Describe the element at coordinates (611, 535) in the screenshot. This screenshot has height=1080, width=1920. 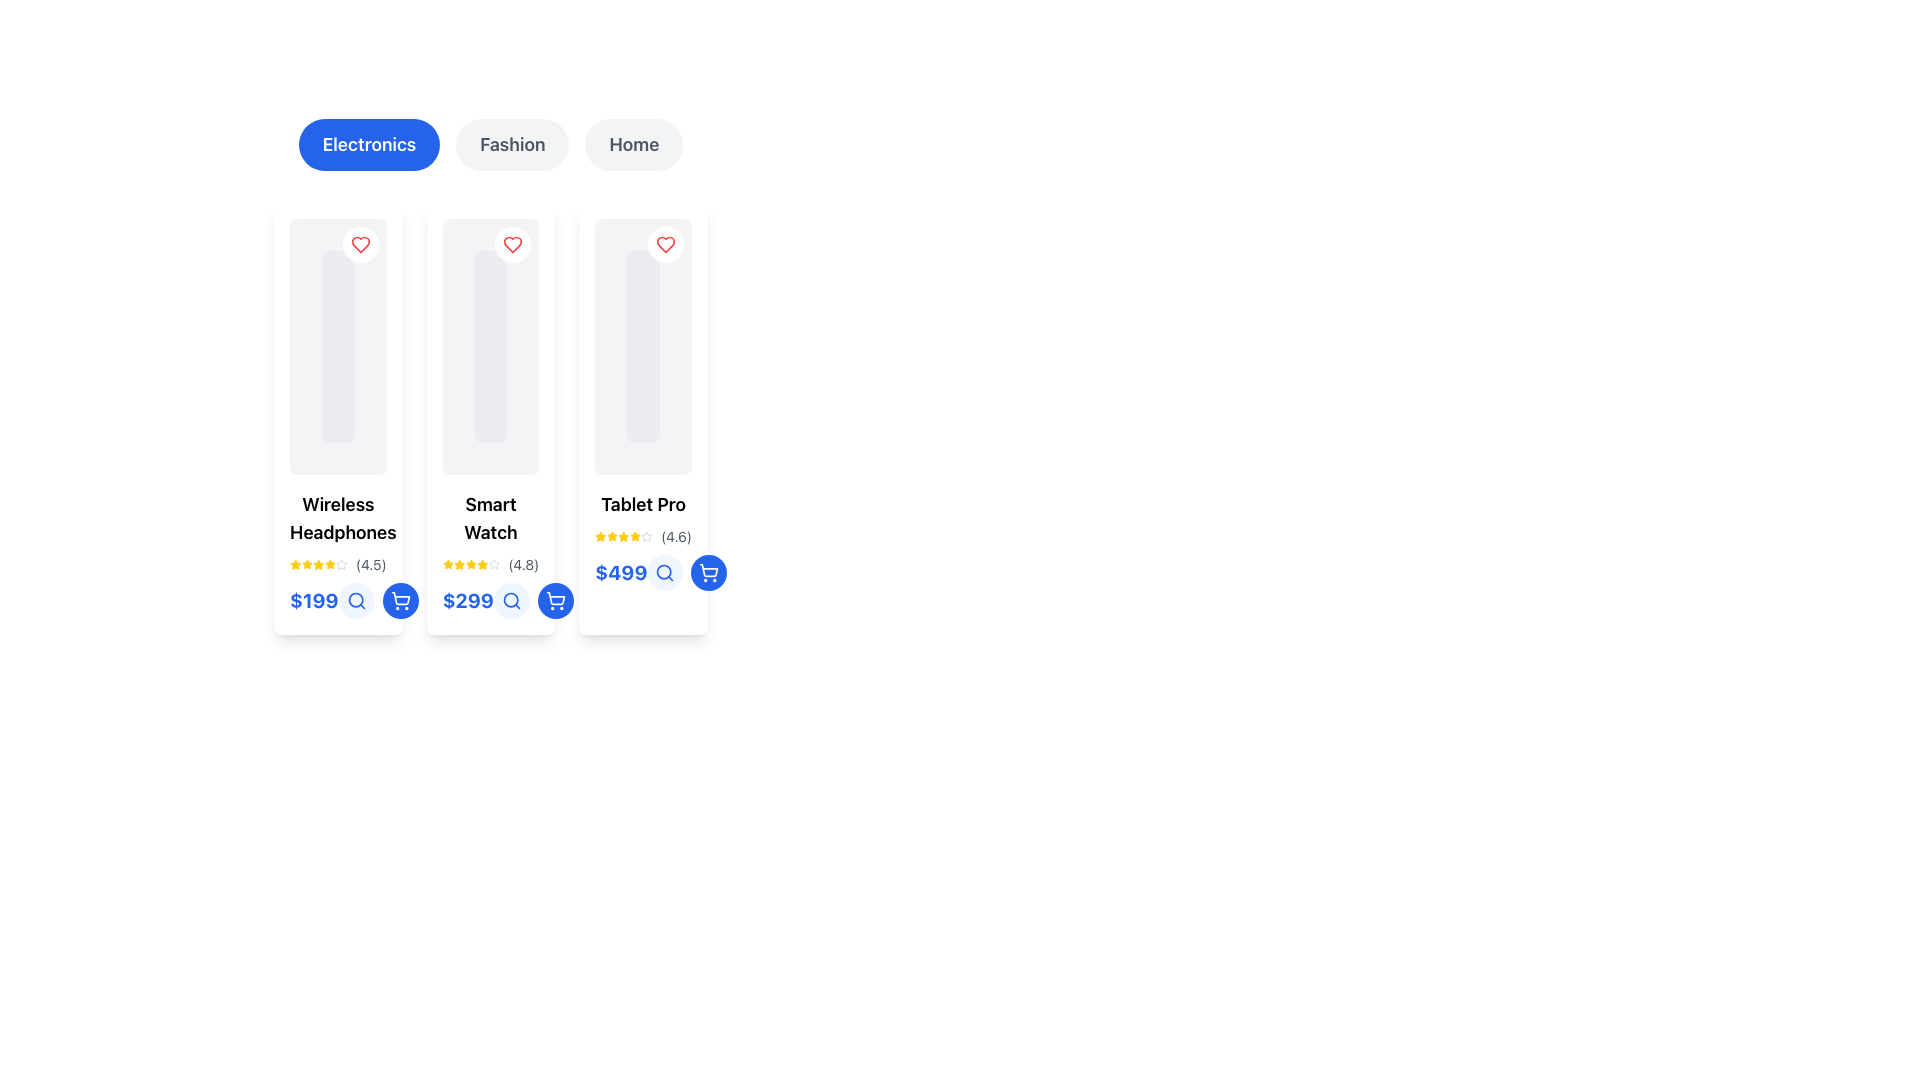
I see `the second star icon in the rating display for the 'Tablet Pro' product card` at that location.